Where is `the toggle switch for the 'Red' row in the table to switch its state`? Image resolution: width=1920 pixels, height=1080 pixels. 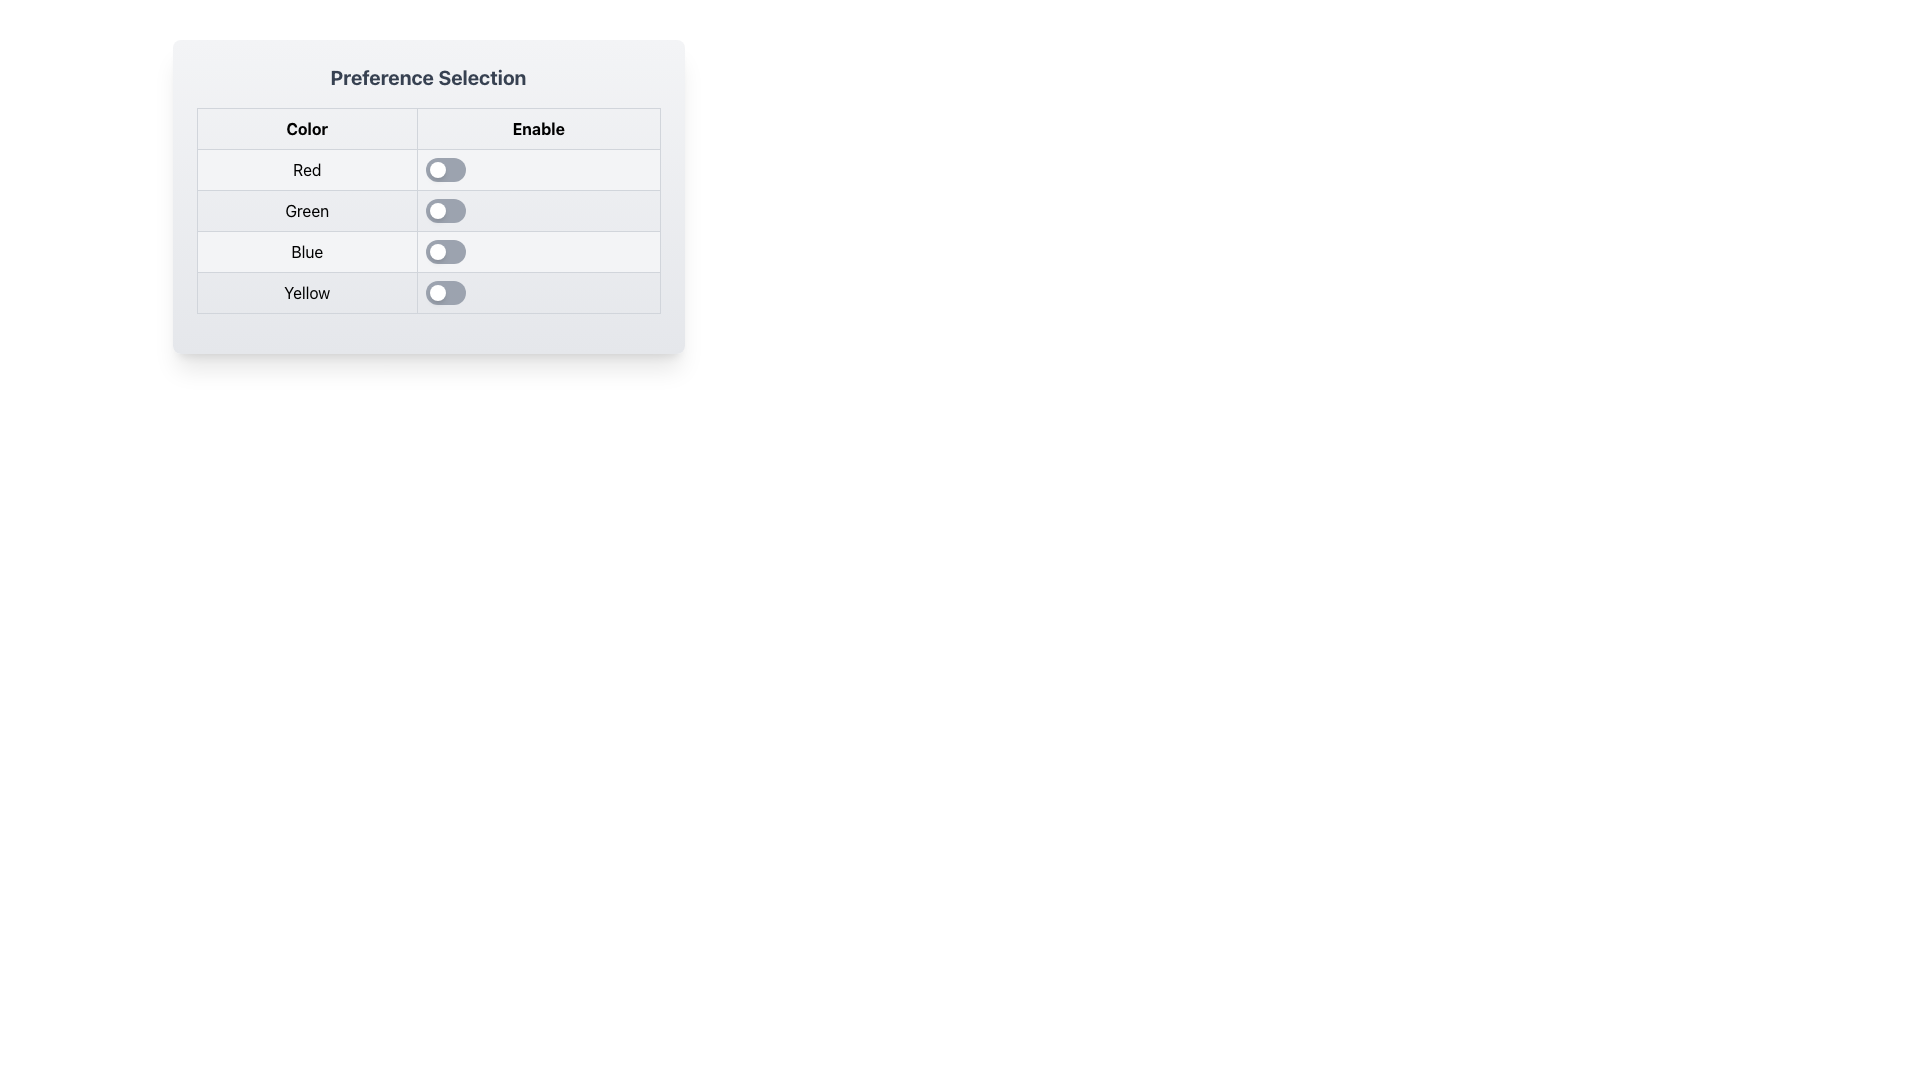
the toggle switch for the 'Red' row in the table to switch its state is located at coordinates (427, 168).